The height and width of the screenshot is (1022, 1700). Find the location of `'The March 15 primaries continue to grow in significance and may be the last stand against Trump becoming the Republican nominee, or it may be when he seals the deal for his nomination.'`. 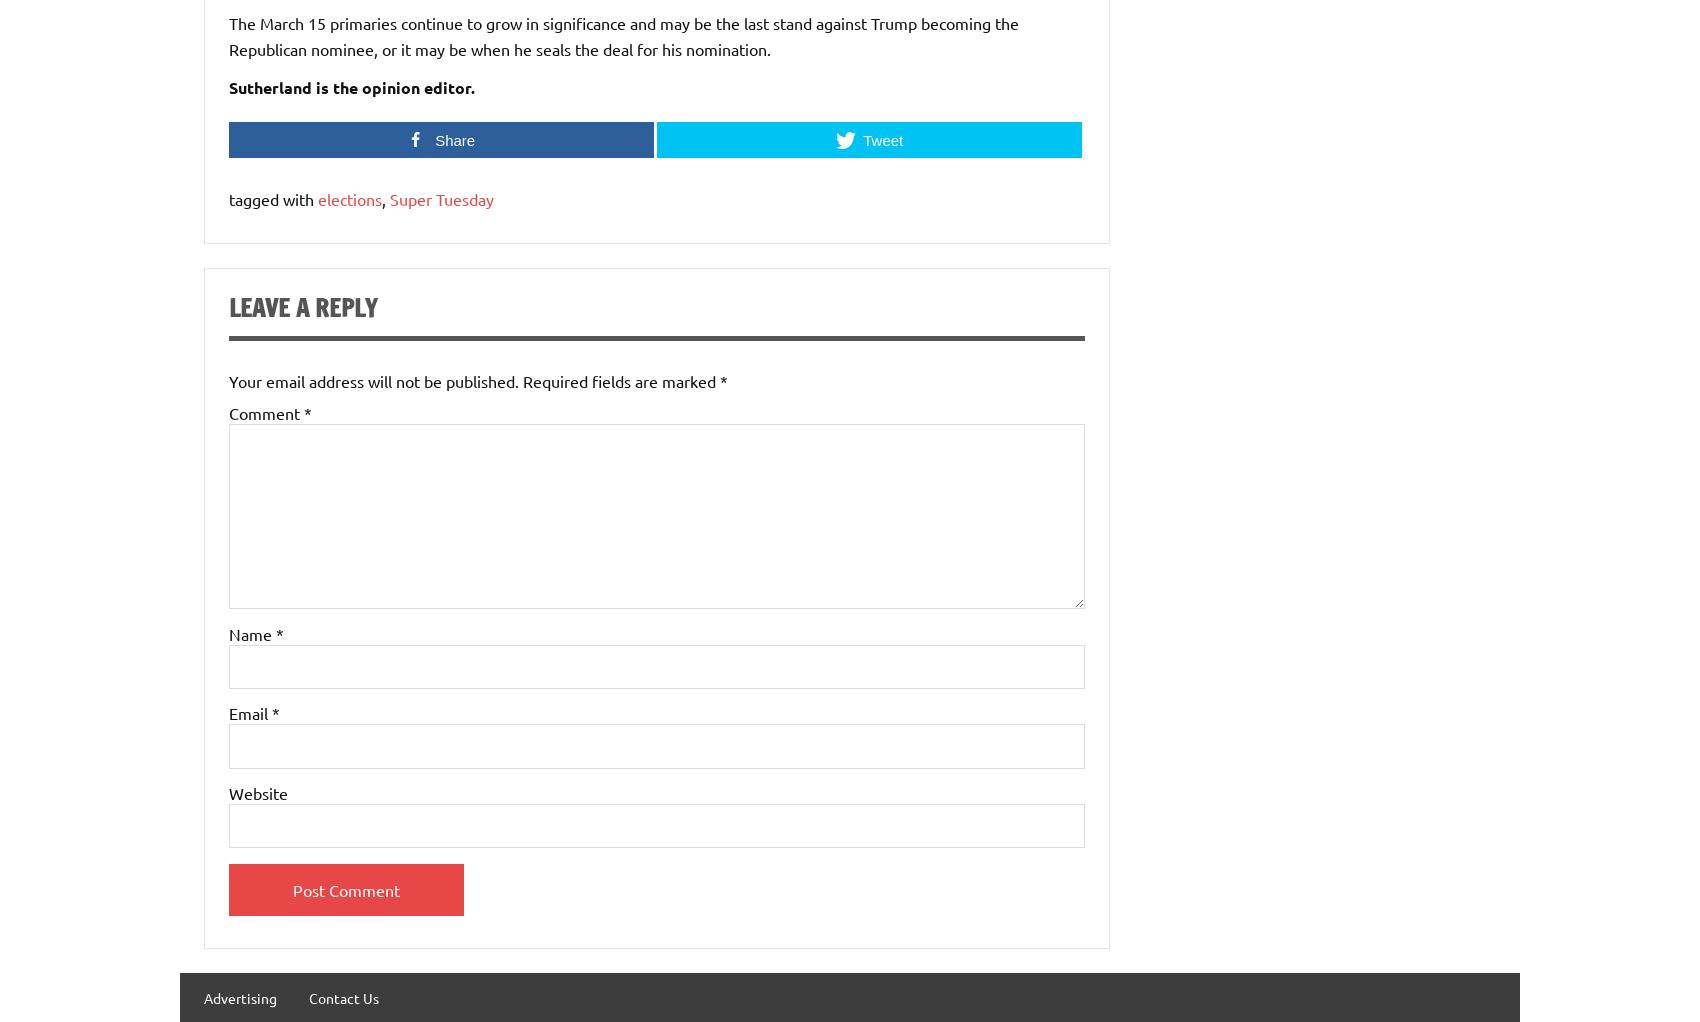

'The March 15 primaries continue to grow in significance and may be the last stand against Trump becoming the Republican nominee, or it may be when he seals the deal for his nomination.' is located at coordinates (228, 34).